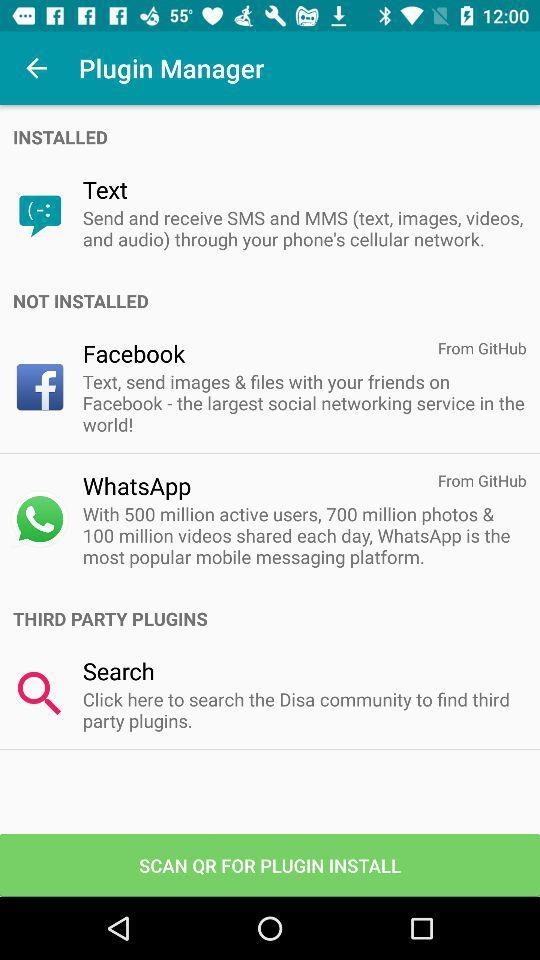 This screenshot has height=960, width=540. Describe the element at coordinates (275, 301) in the screenshot. I see `not installed` at that location.